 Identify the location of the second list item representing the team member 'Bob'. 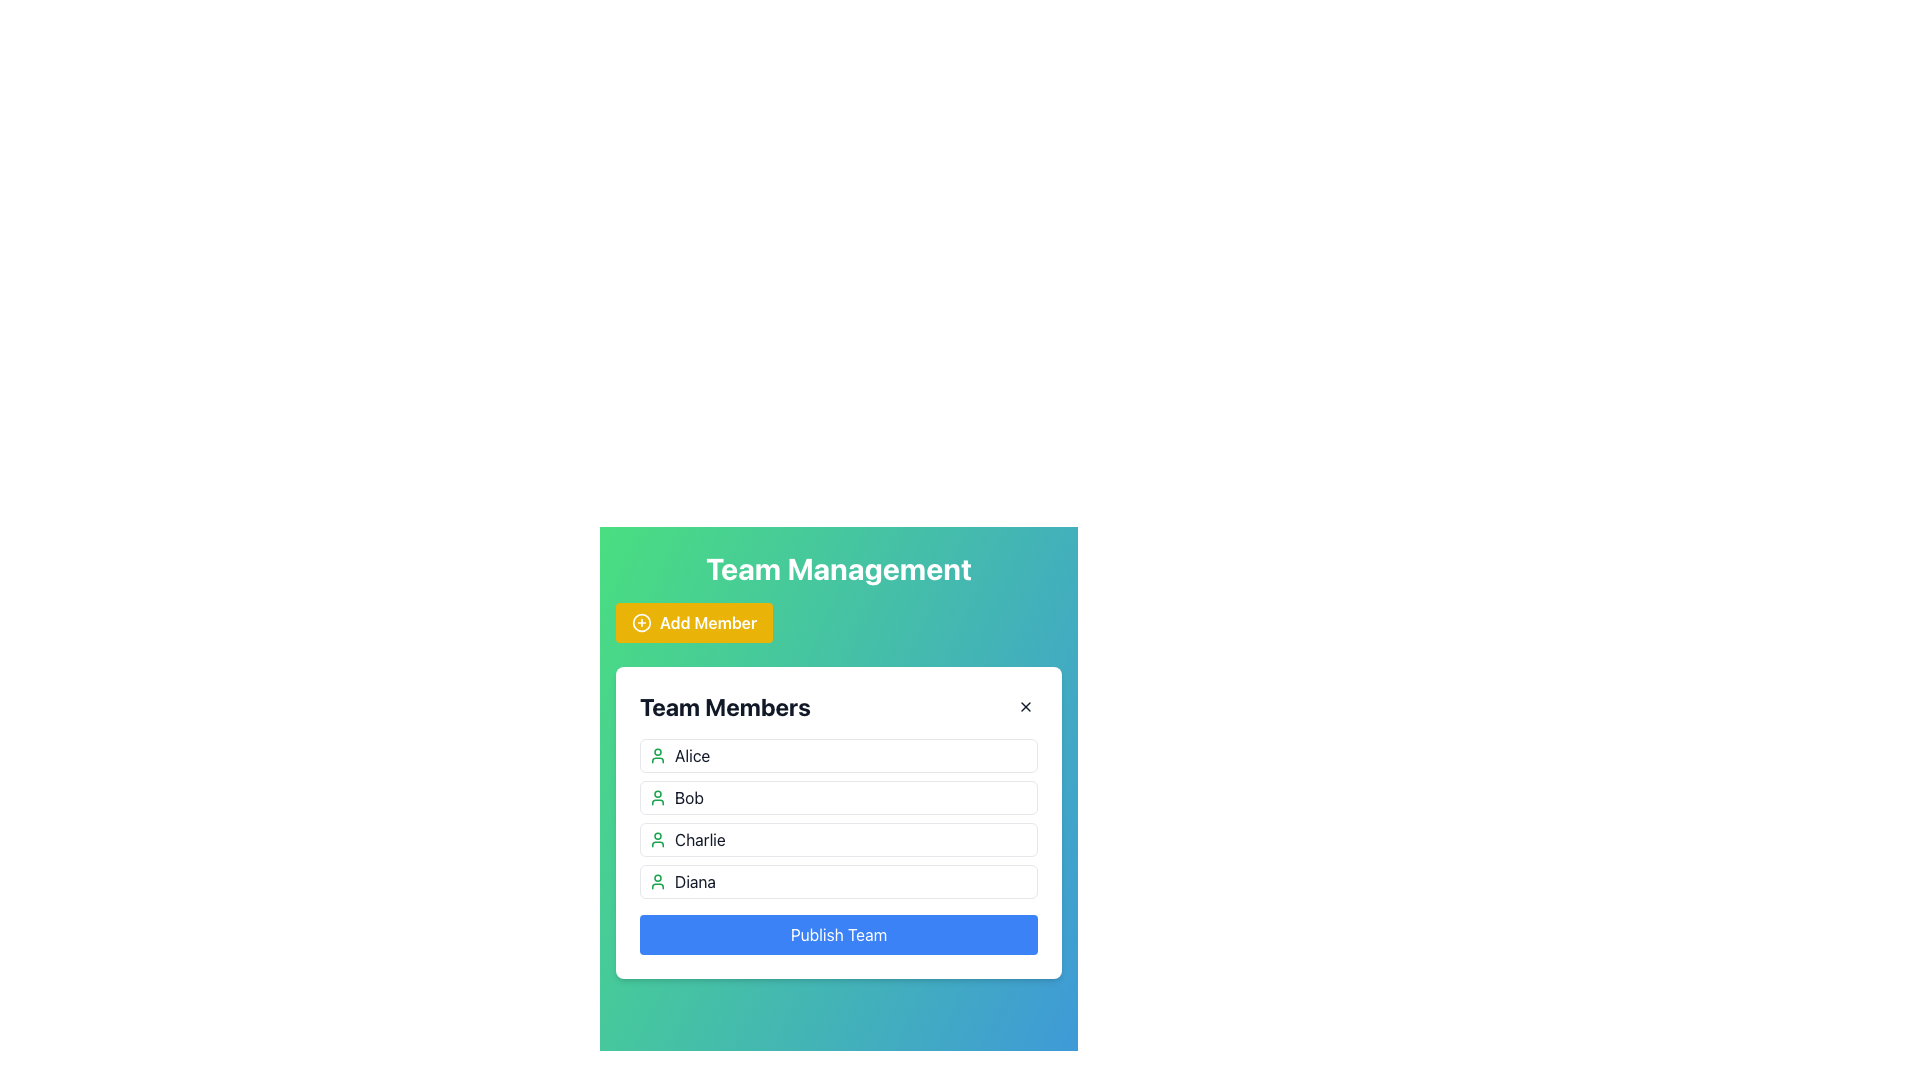
(839, 797).